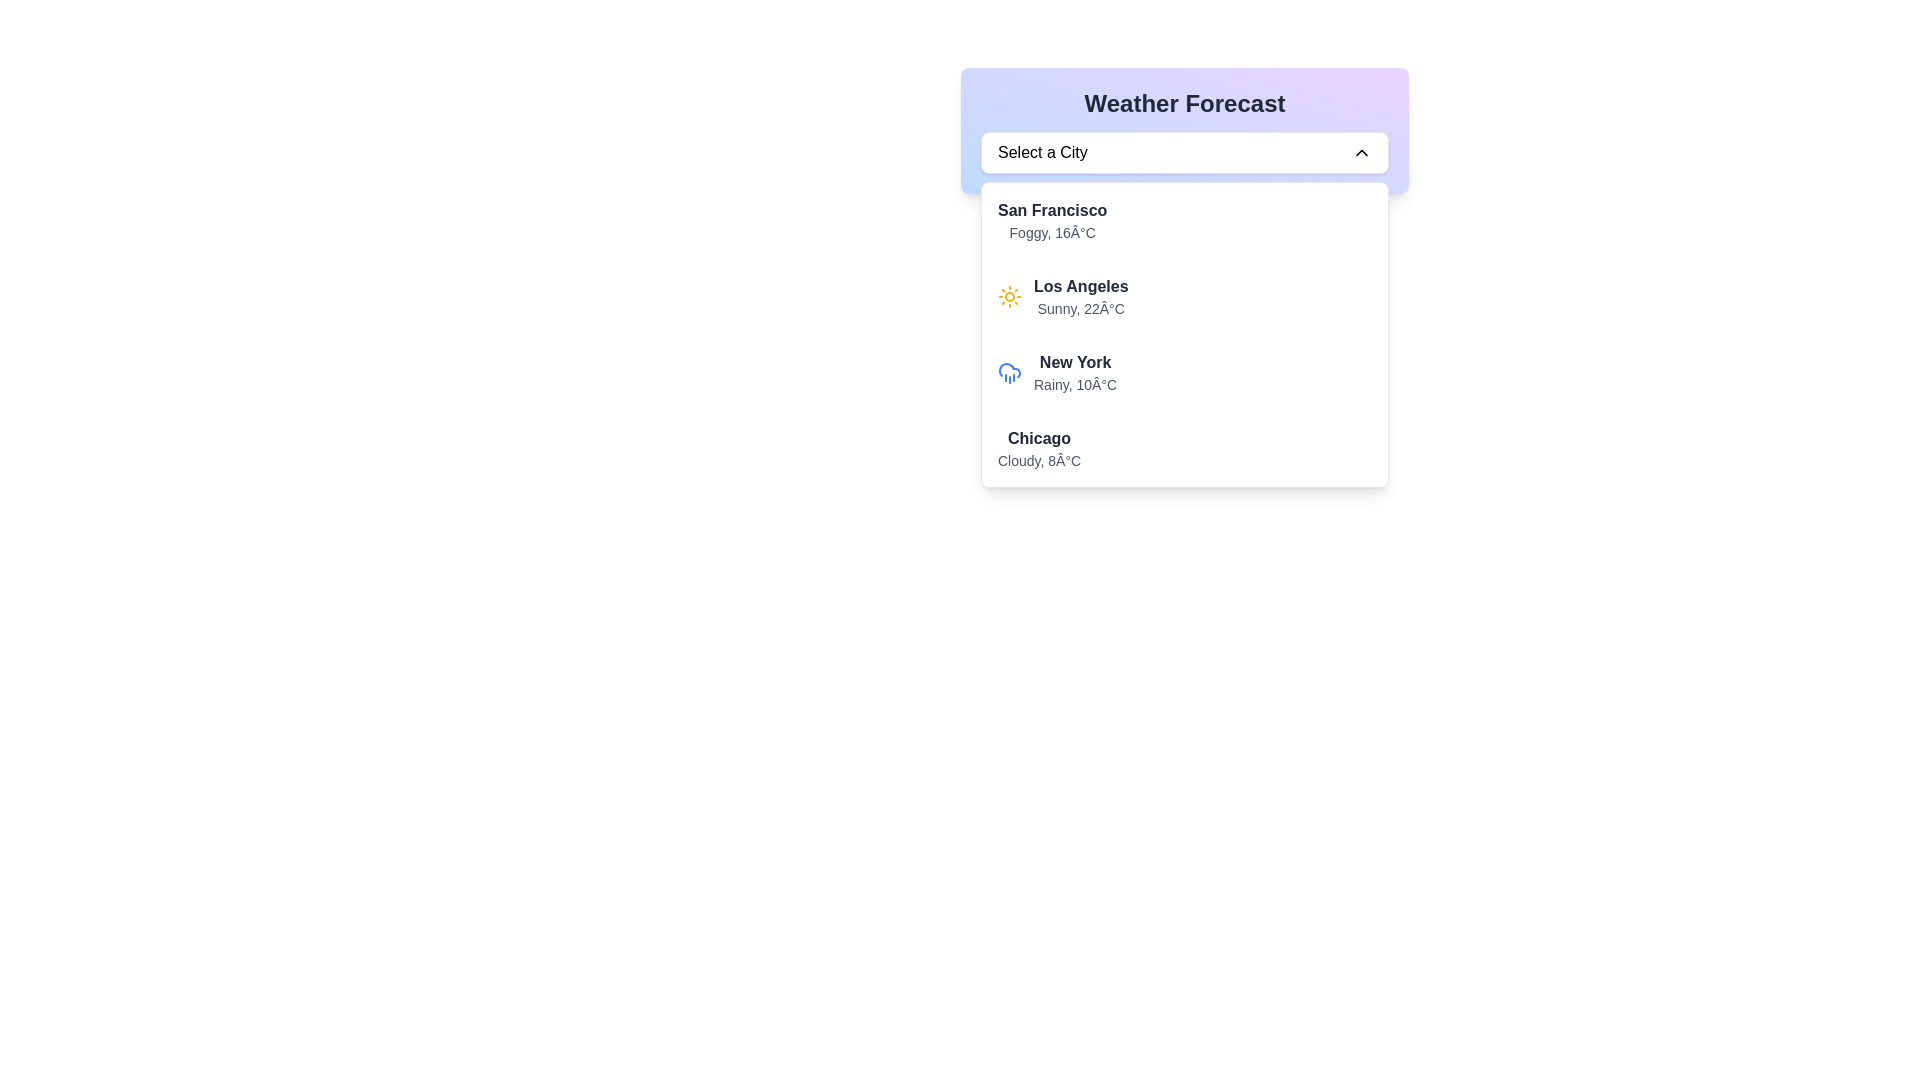  What do you see at coordinates (1009, 297) in the screenshot?
I see `the sun icon, a bright yellow SVG graphic with a circular center and radiating lines, located to the left of the text 'Los Angeles Sunny, 22°C'` at bounding box center [1009, 297].